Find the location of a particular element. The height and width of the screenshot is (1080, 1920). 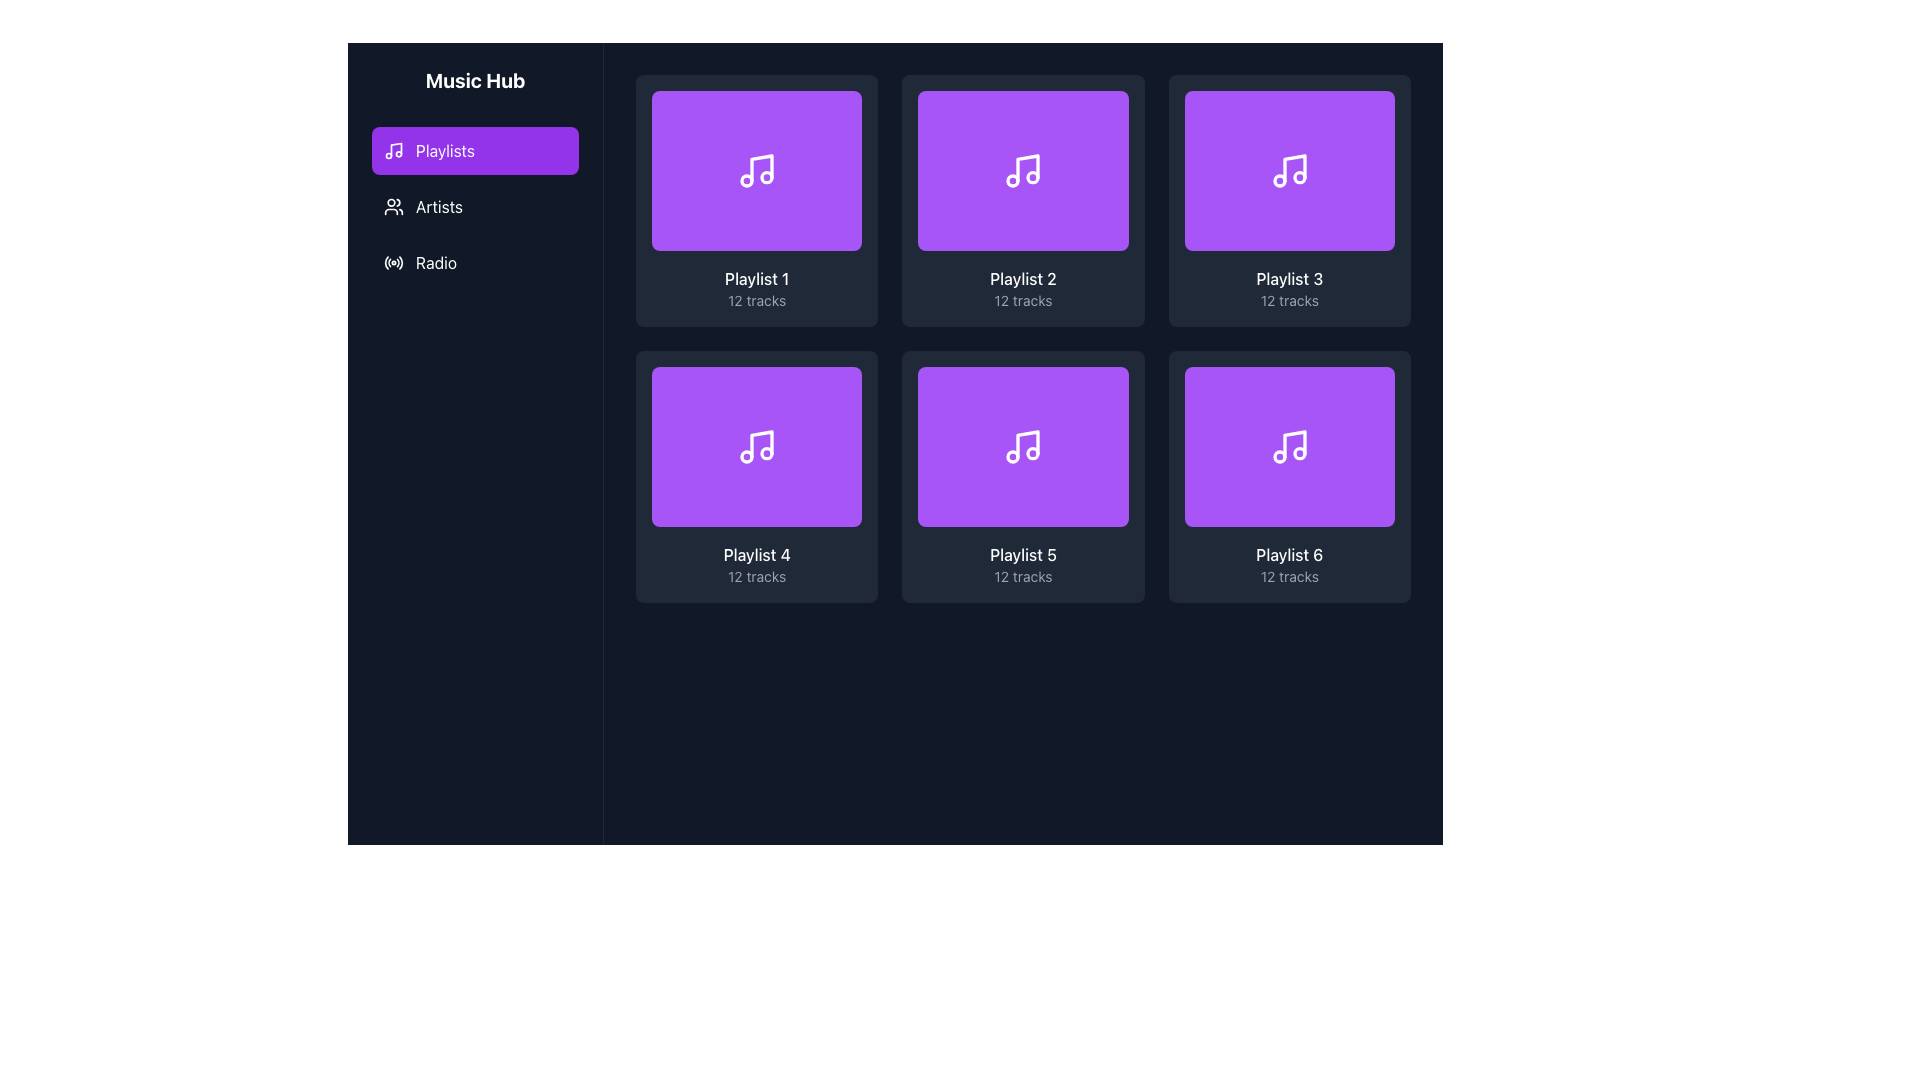

the rightmost small circle of the musical note icon within the 'Playlist 3' card, which is part of the decorative SVG elements is located at coordinates (1299, 176).